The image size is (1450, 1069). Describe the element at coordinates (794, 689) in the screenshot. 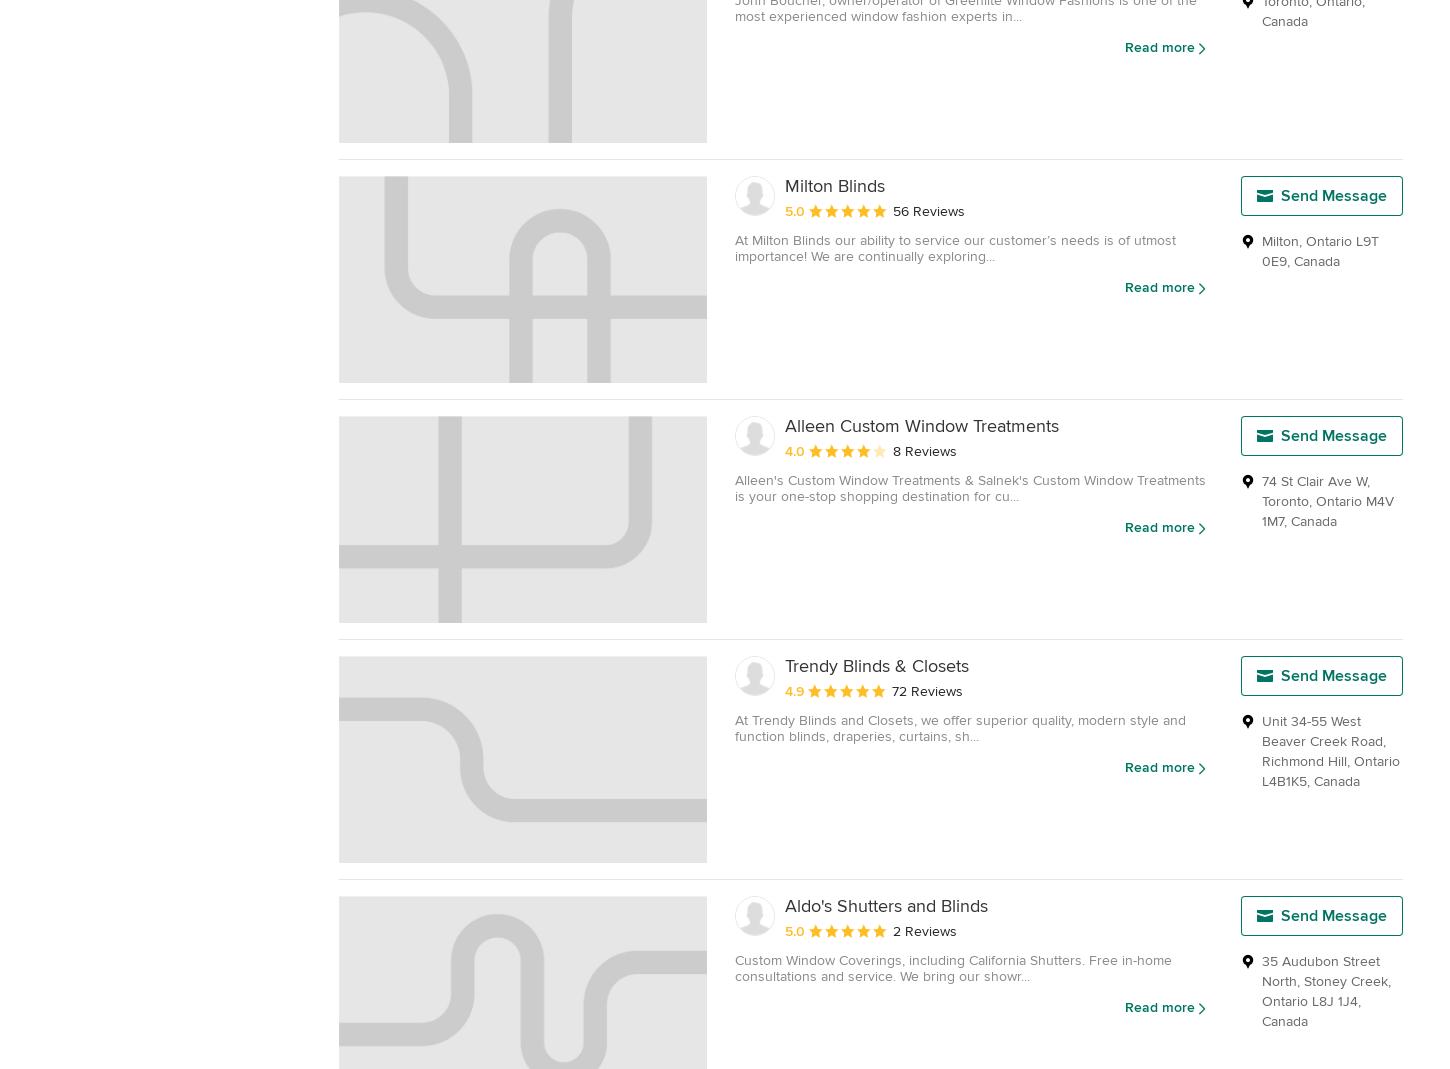

I see `'4.9'` at that location.